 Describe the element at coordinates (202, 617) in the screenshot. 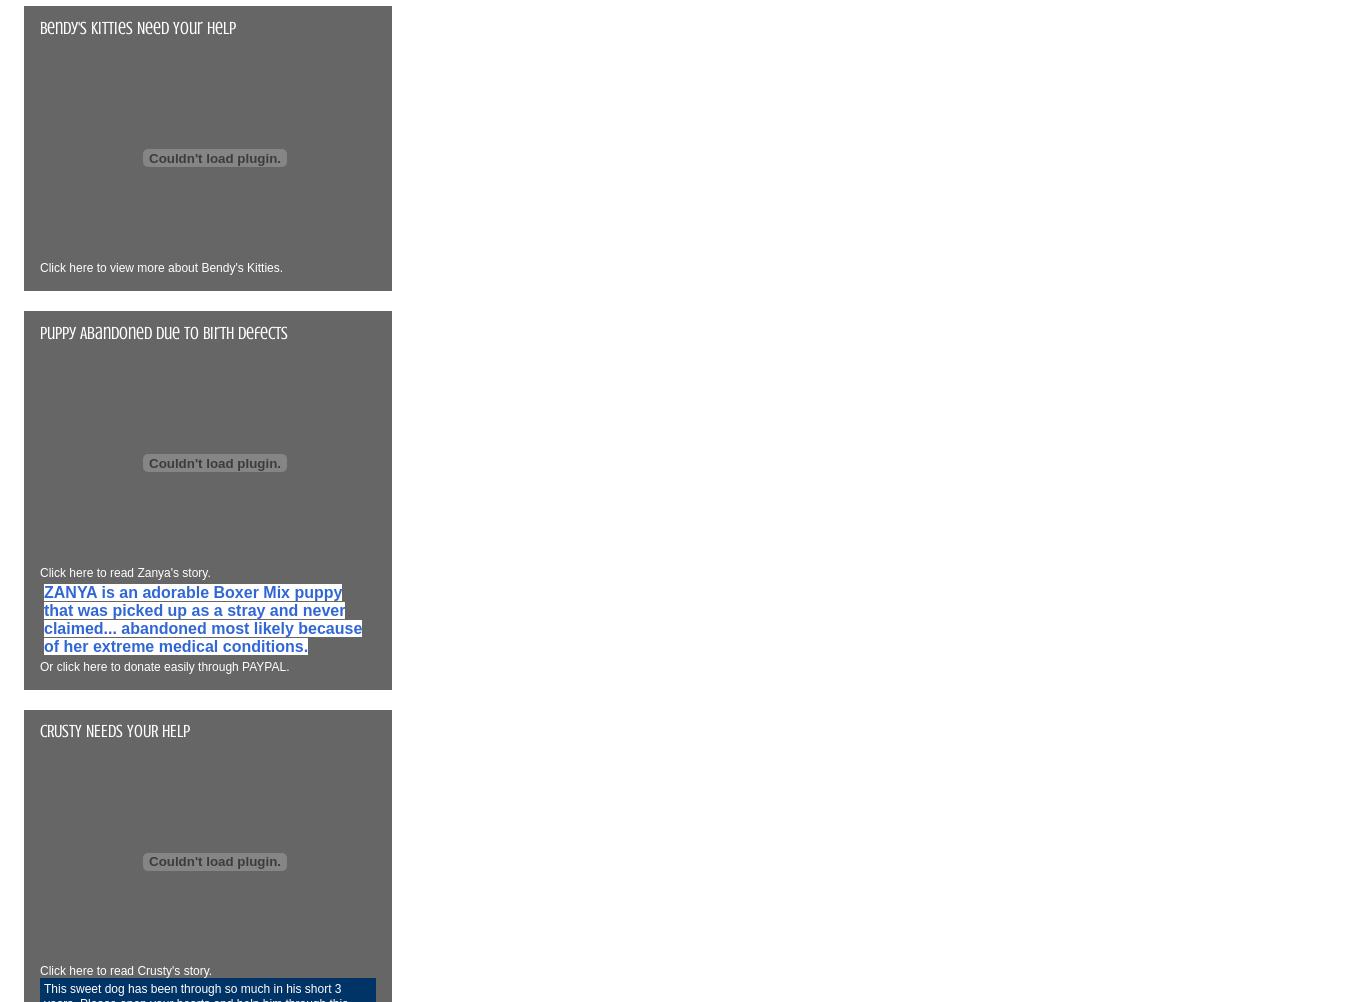

I see `'ZANYA is an adorable Boxer Mix puppy that was picked up as a stray and never claimed... abandoned most likely because of her extreme medical conditions.'` at that location.